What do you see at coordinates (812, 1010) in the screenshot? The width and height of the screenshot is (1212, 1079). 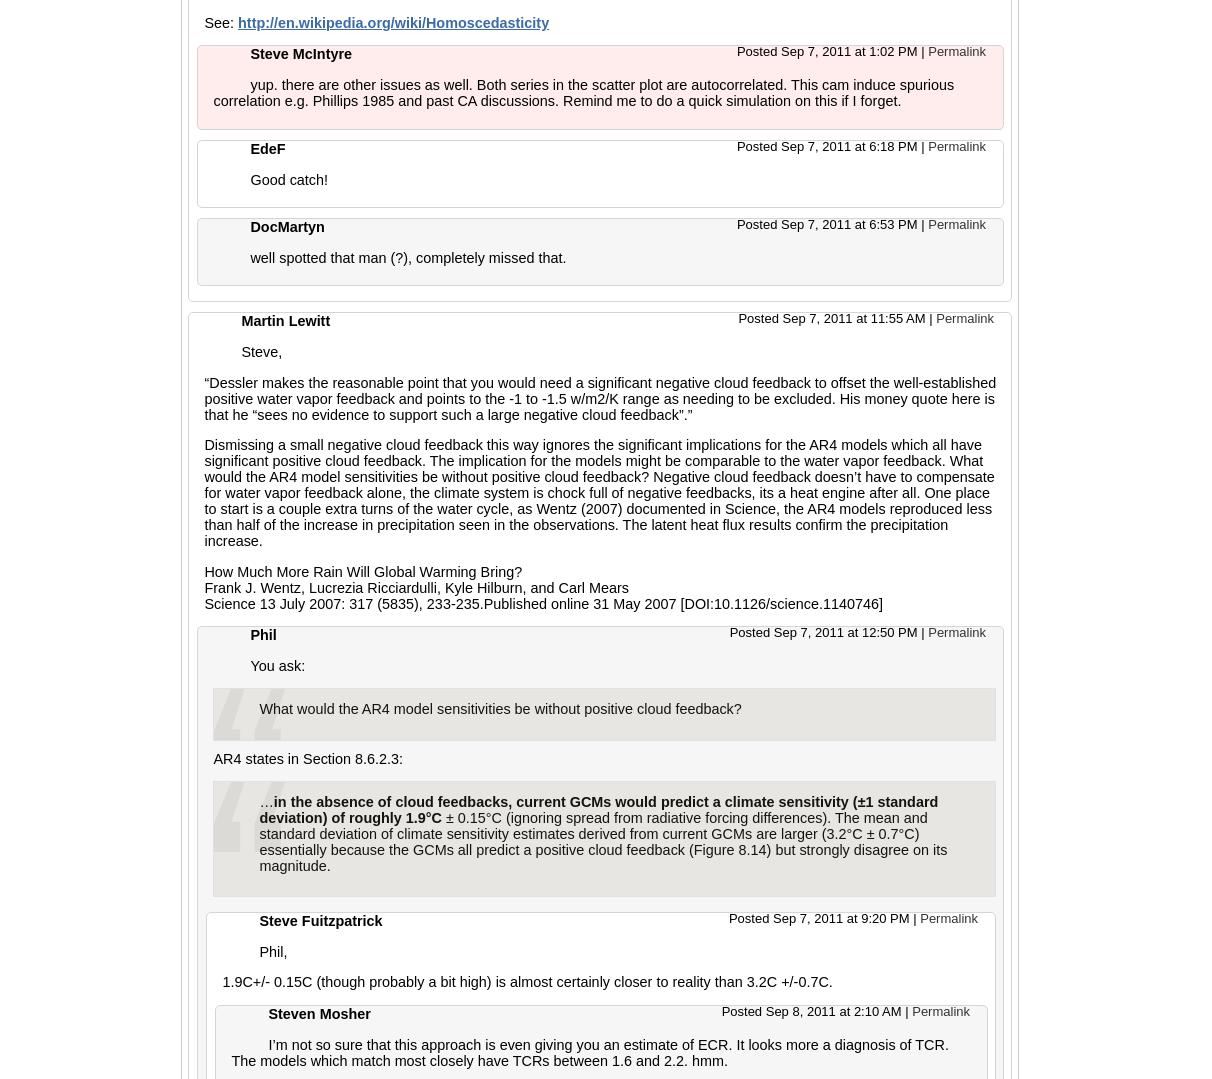 I see `'Posted Sep 8, 2011 at 2:10 AM'` at bounding box center [812, 1010].